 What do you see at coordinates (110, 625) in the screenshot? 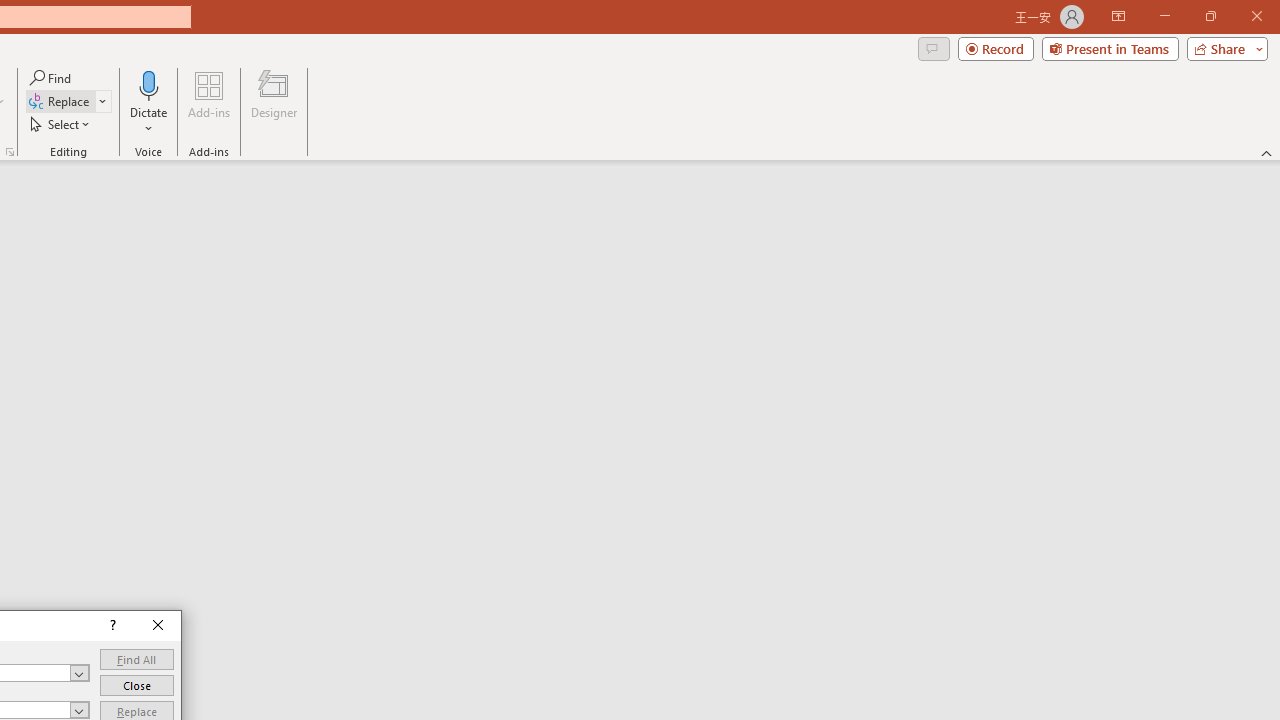
I see `'Context help'` at bounding box center [110, 625].